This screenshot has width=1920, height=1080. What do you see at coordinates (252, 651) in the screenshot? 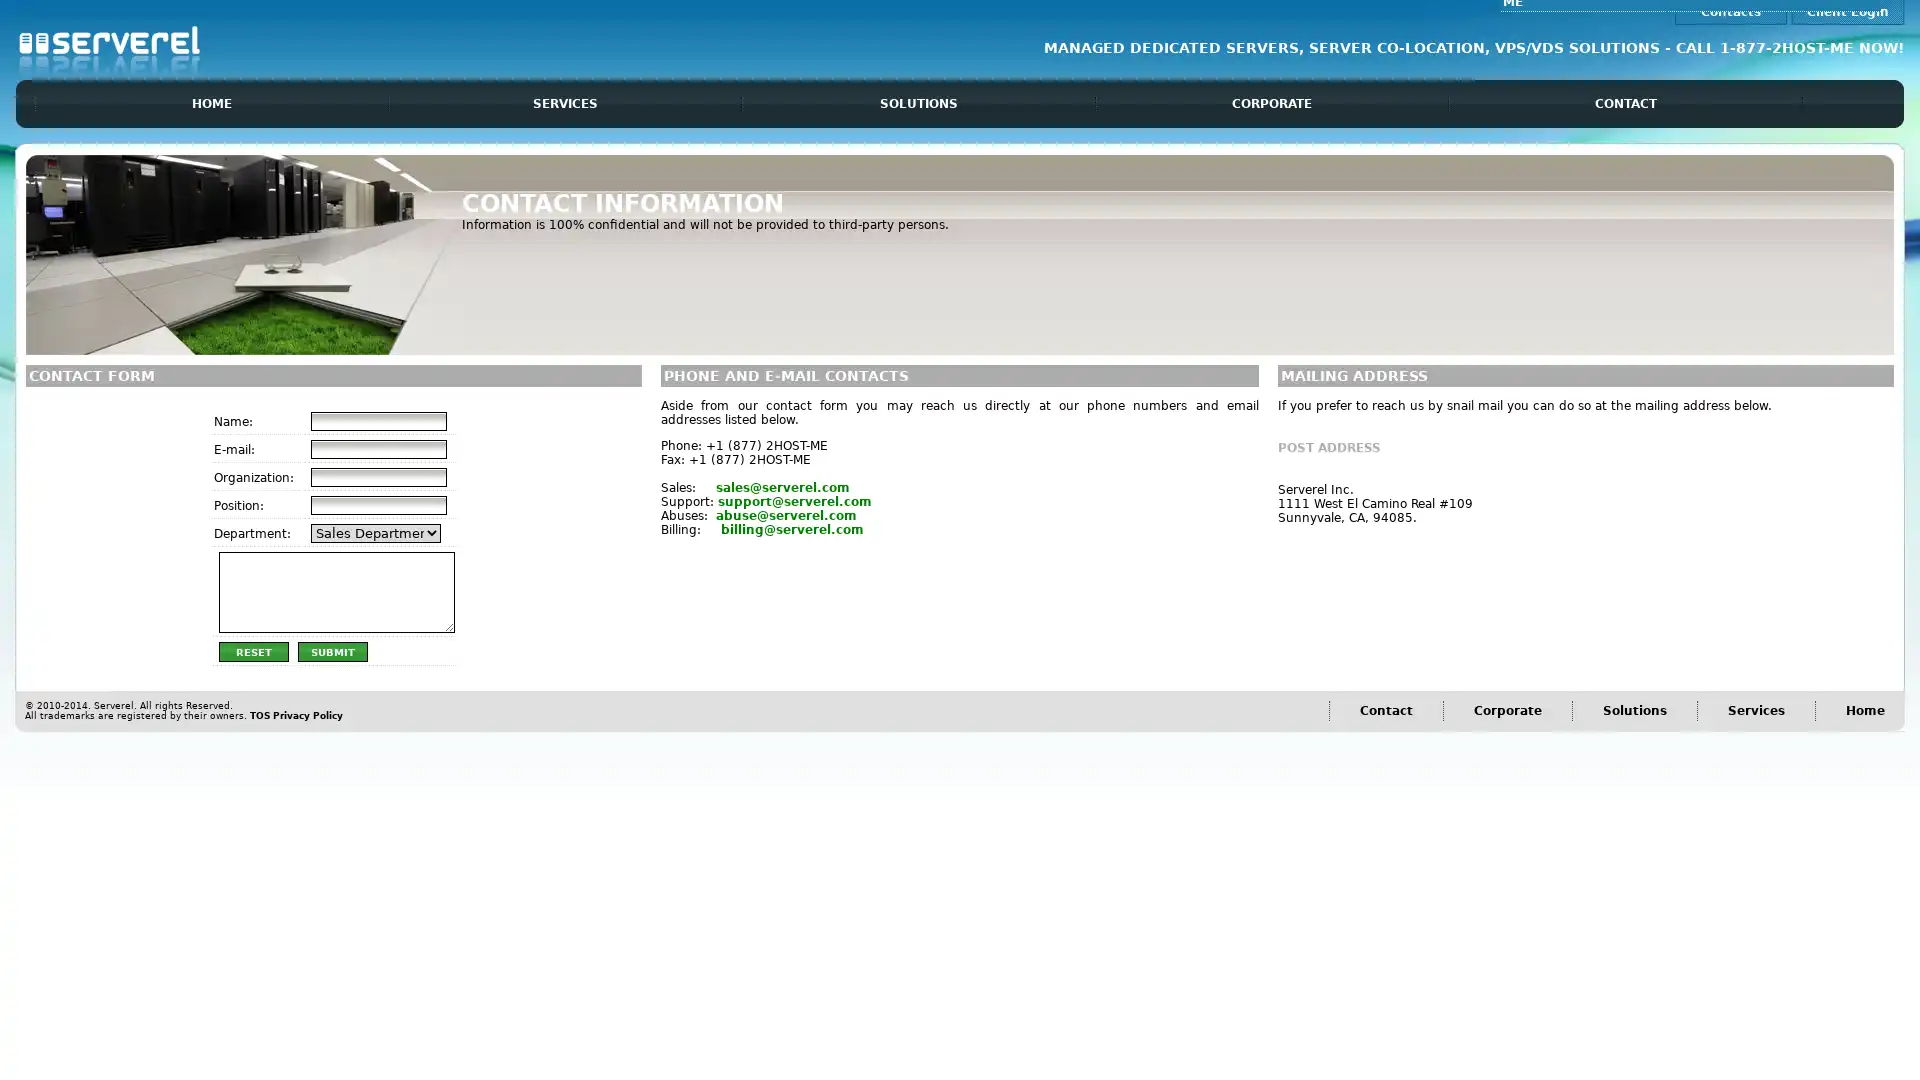
I see `Reset` at bounding box center [252, 651].